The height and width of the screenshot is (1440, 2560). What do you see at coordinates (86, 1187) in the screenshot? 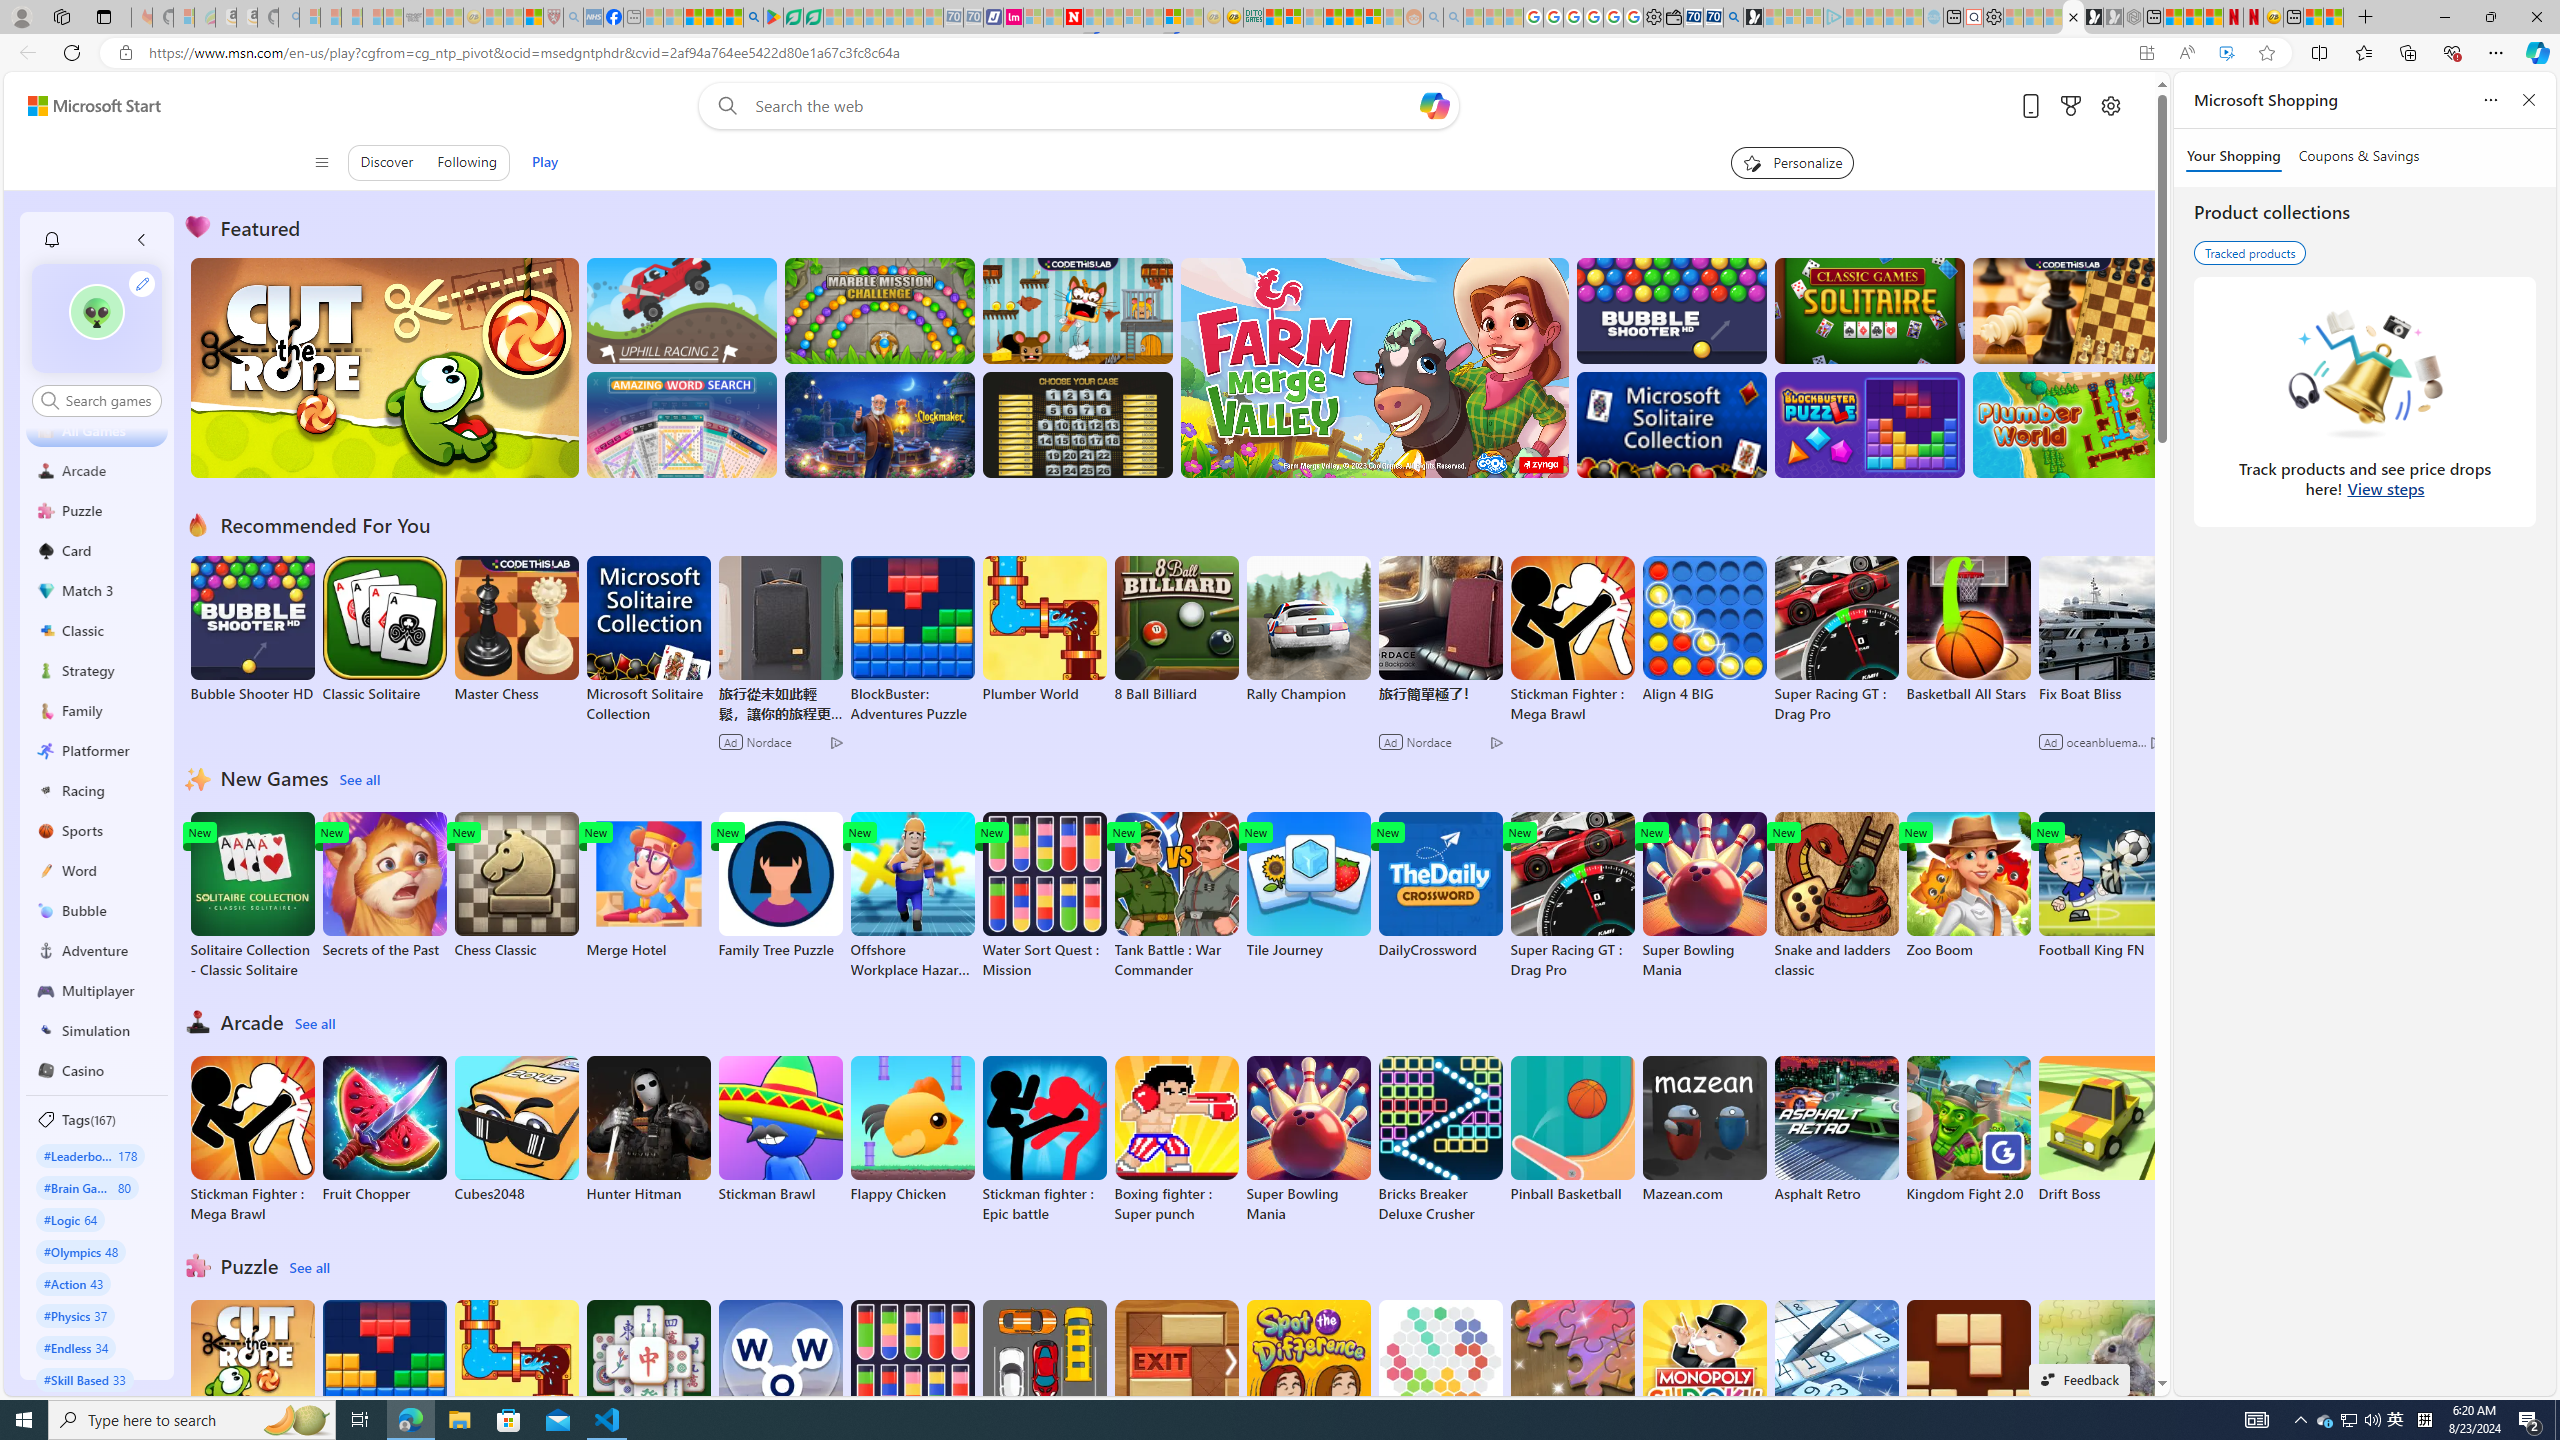
I see `'#Brain Games 80'` at bounding box center [86, 1187].